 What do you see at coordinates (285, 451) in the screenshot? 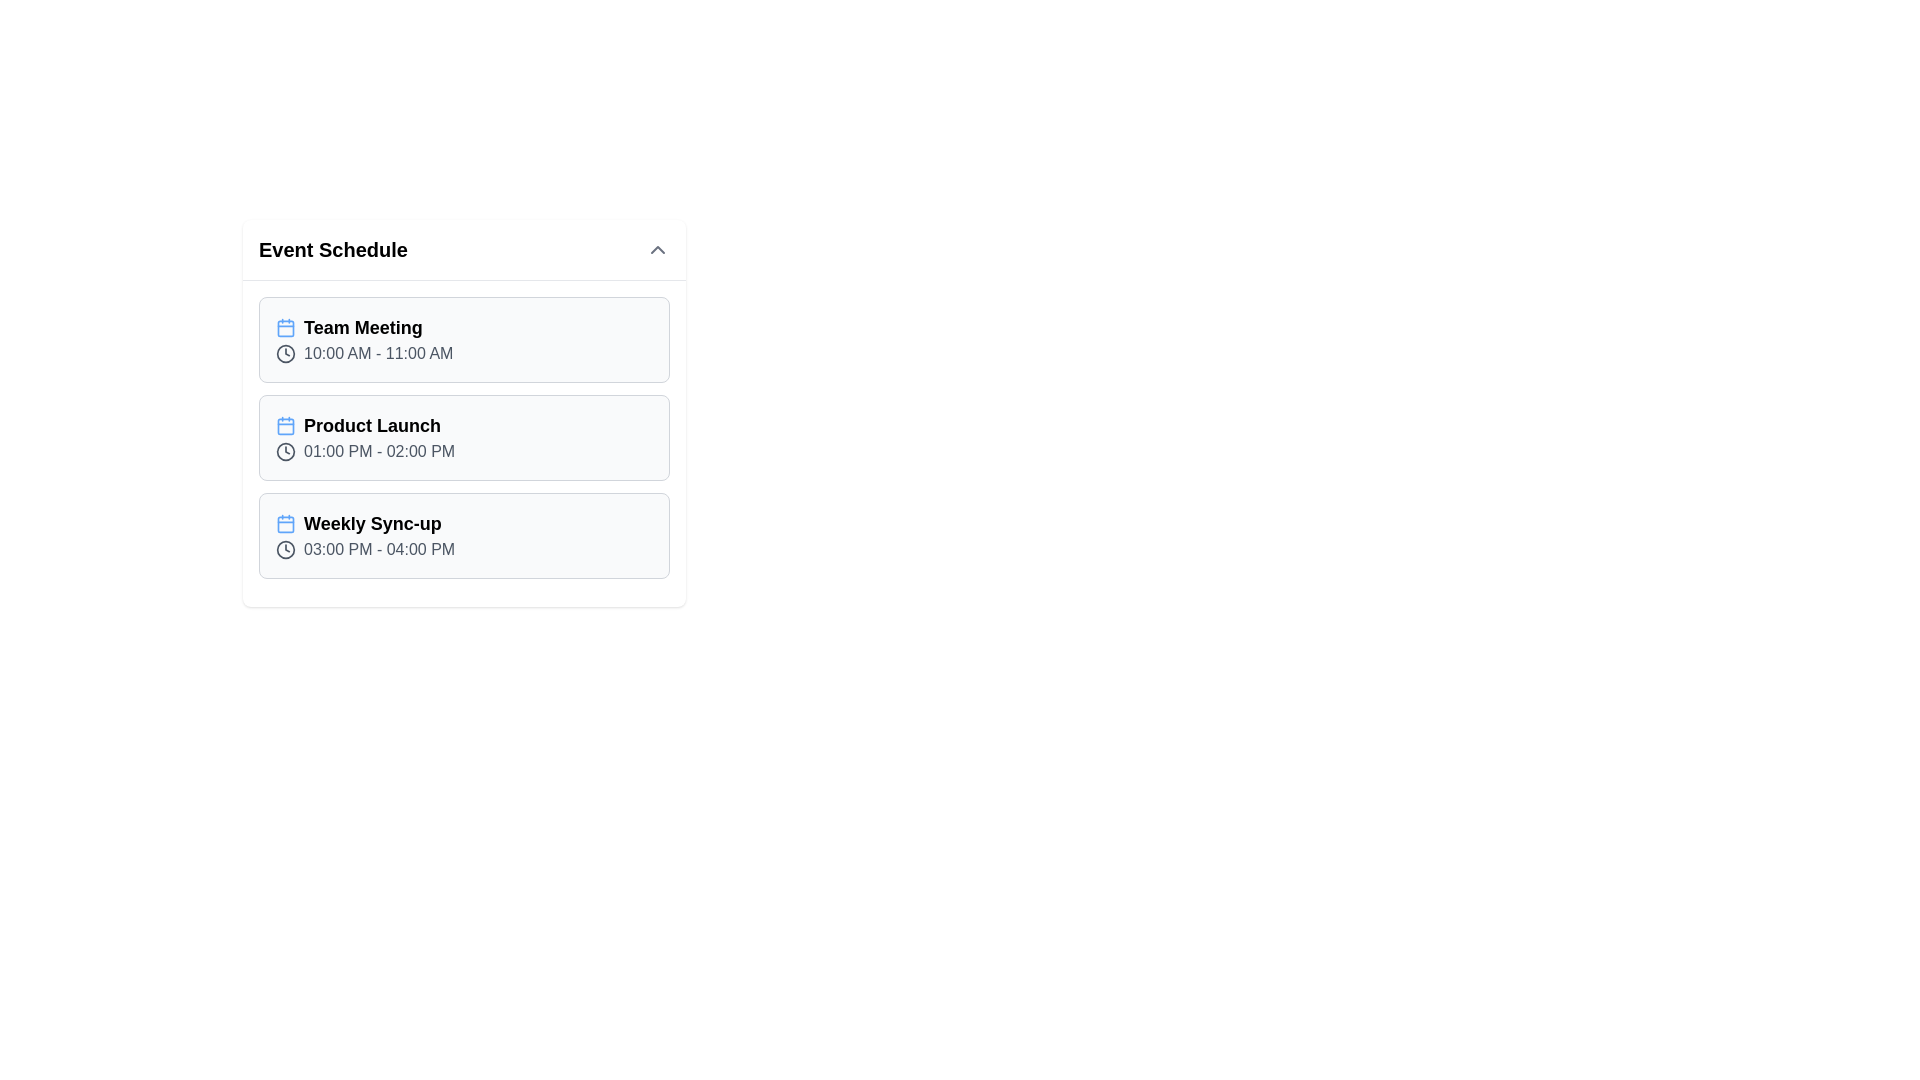
I see `the clock icon with a circular outline and clock hands, located in the second event block under 'Product Launch', positioned to the left of the time range text '01:00 PM - 02:00 PM'` at bounding box center [285, 451].